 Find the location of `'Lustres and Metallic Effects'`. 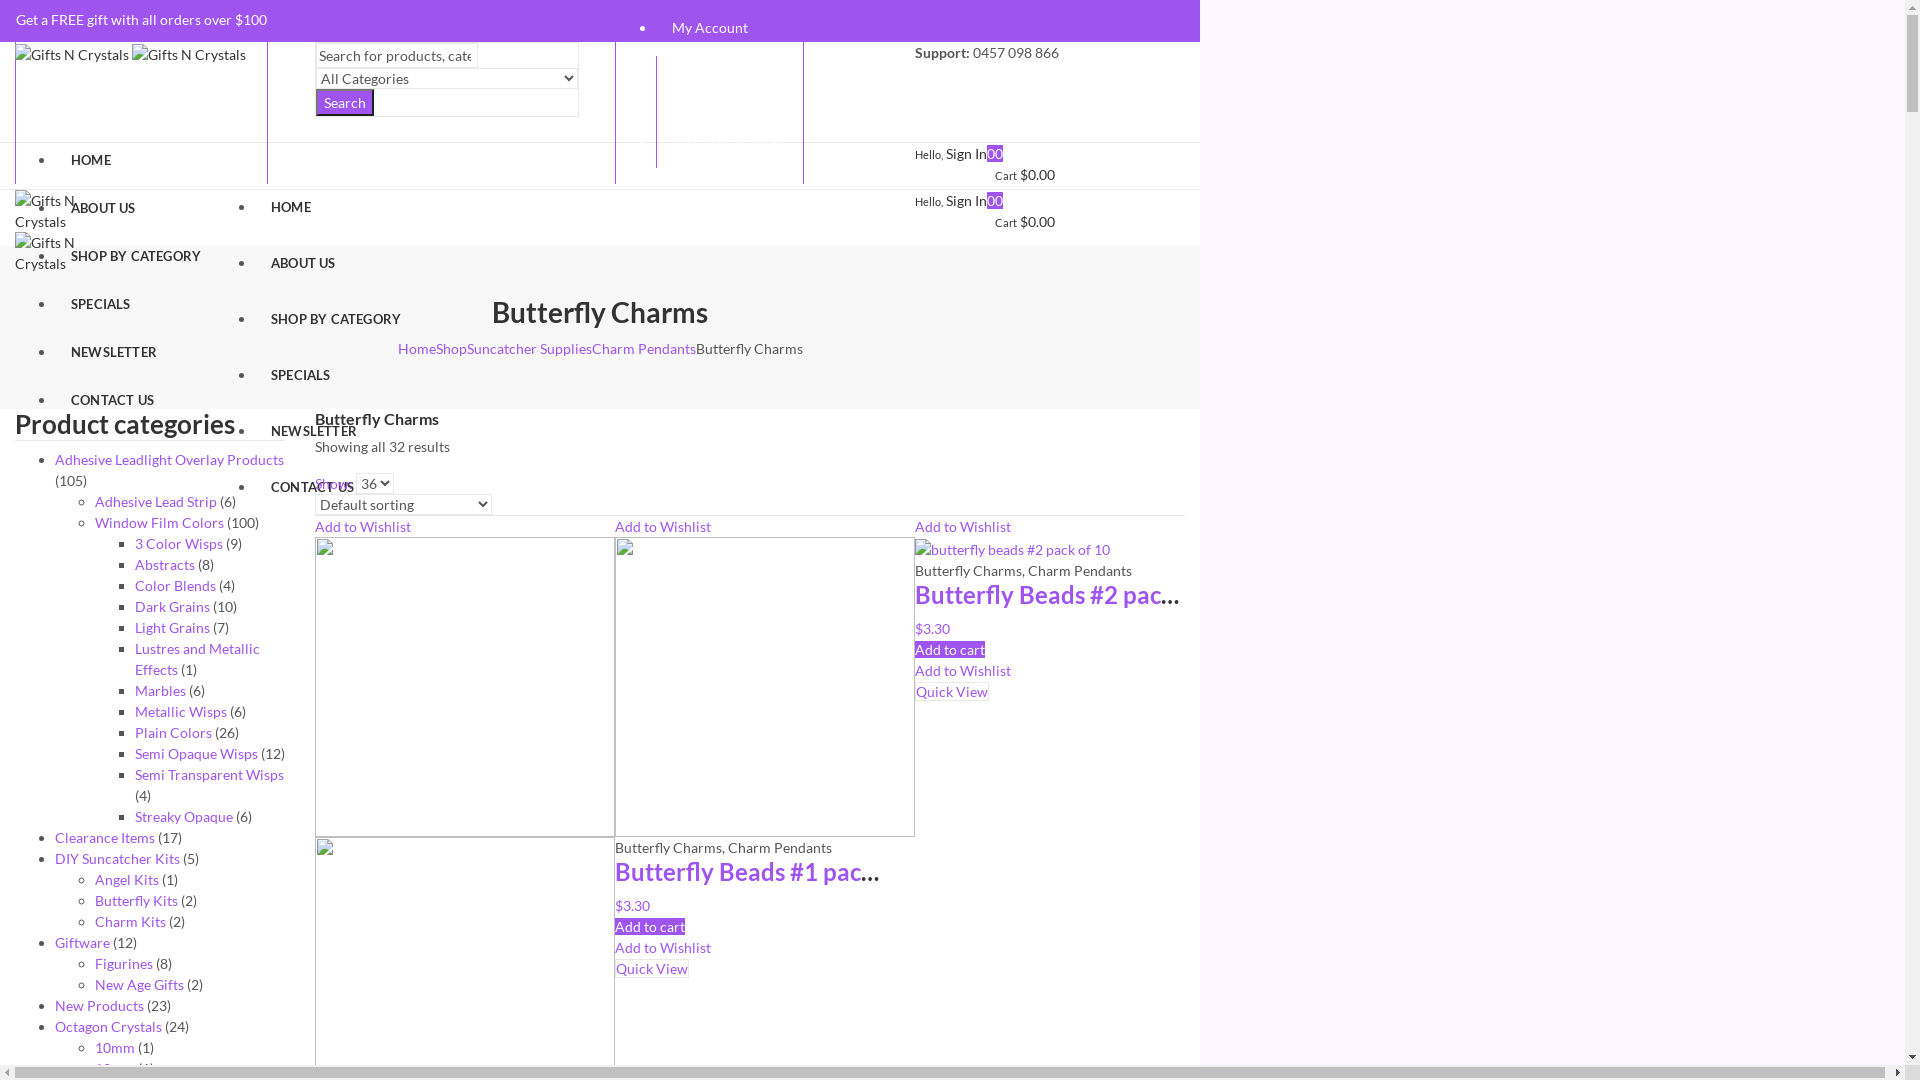

'Lustres and Metallic Effects' is located at coordinates (197, 659).